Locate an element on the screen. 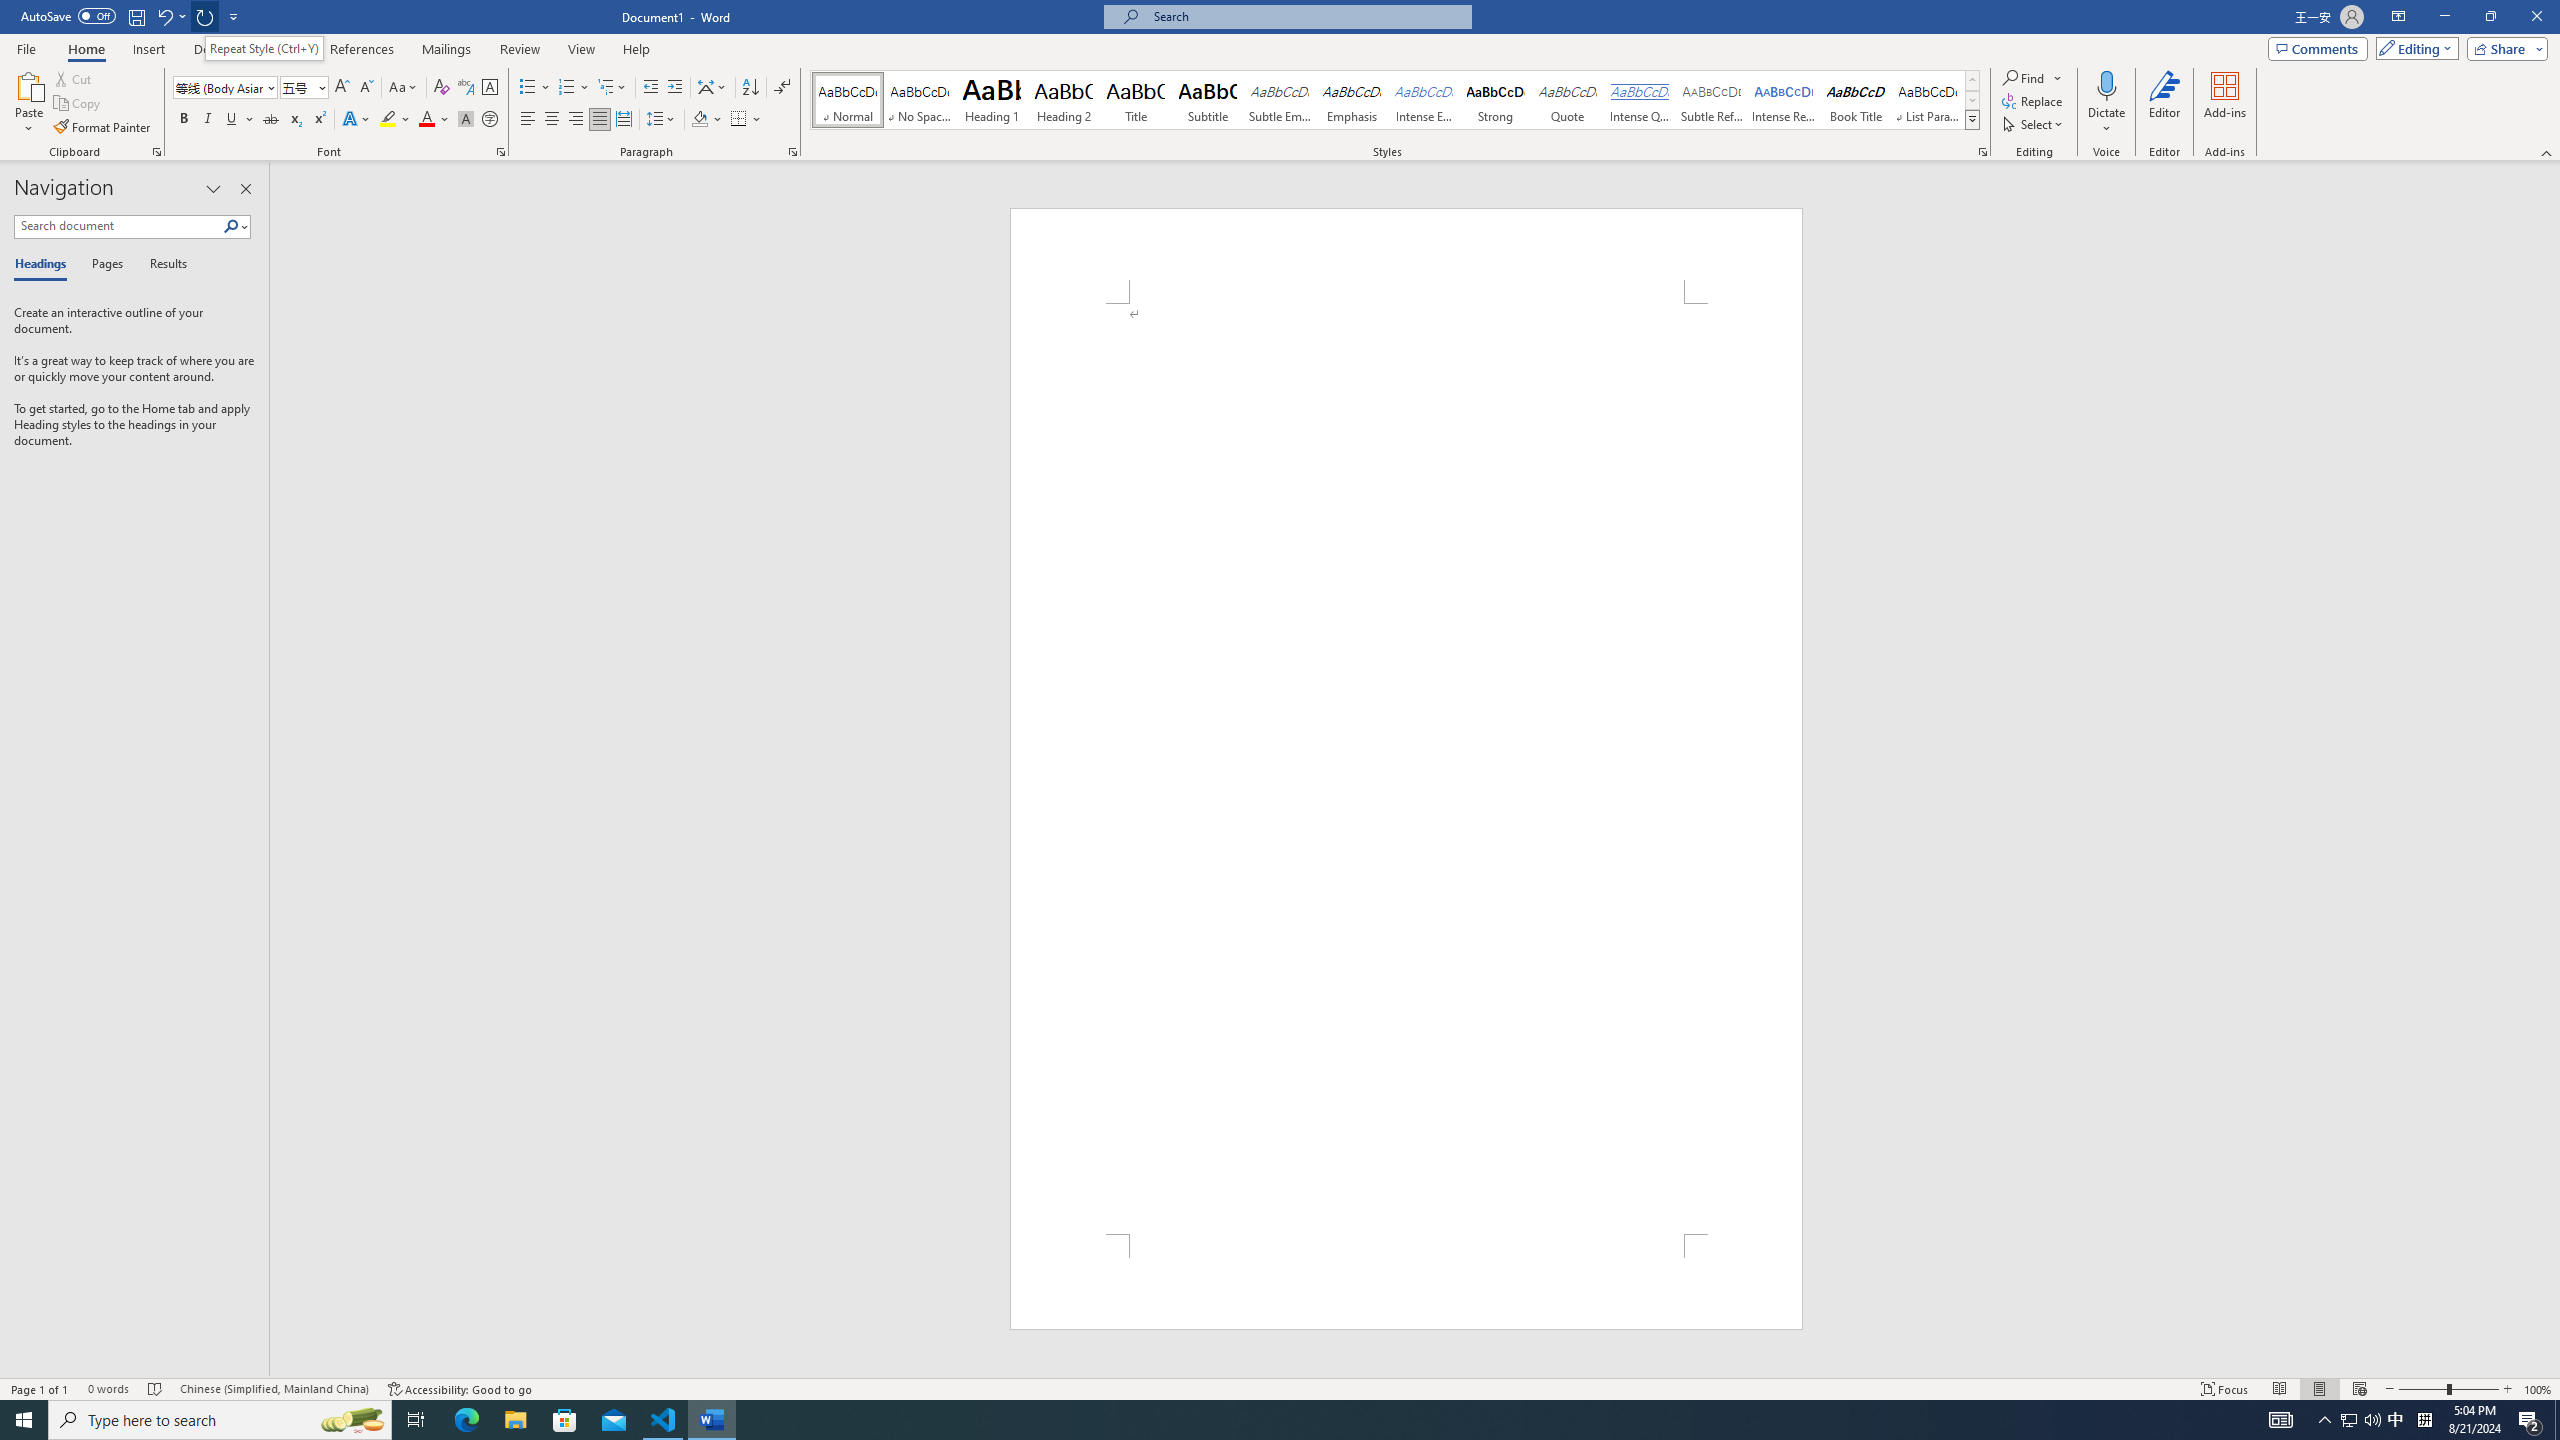 Image resolution: width=2560 pixels, height=1440 pixels. 'Restore Down' is located at coordinates (2490, 16).